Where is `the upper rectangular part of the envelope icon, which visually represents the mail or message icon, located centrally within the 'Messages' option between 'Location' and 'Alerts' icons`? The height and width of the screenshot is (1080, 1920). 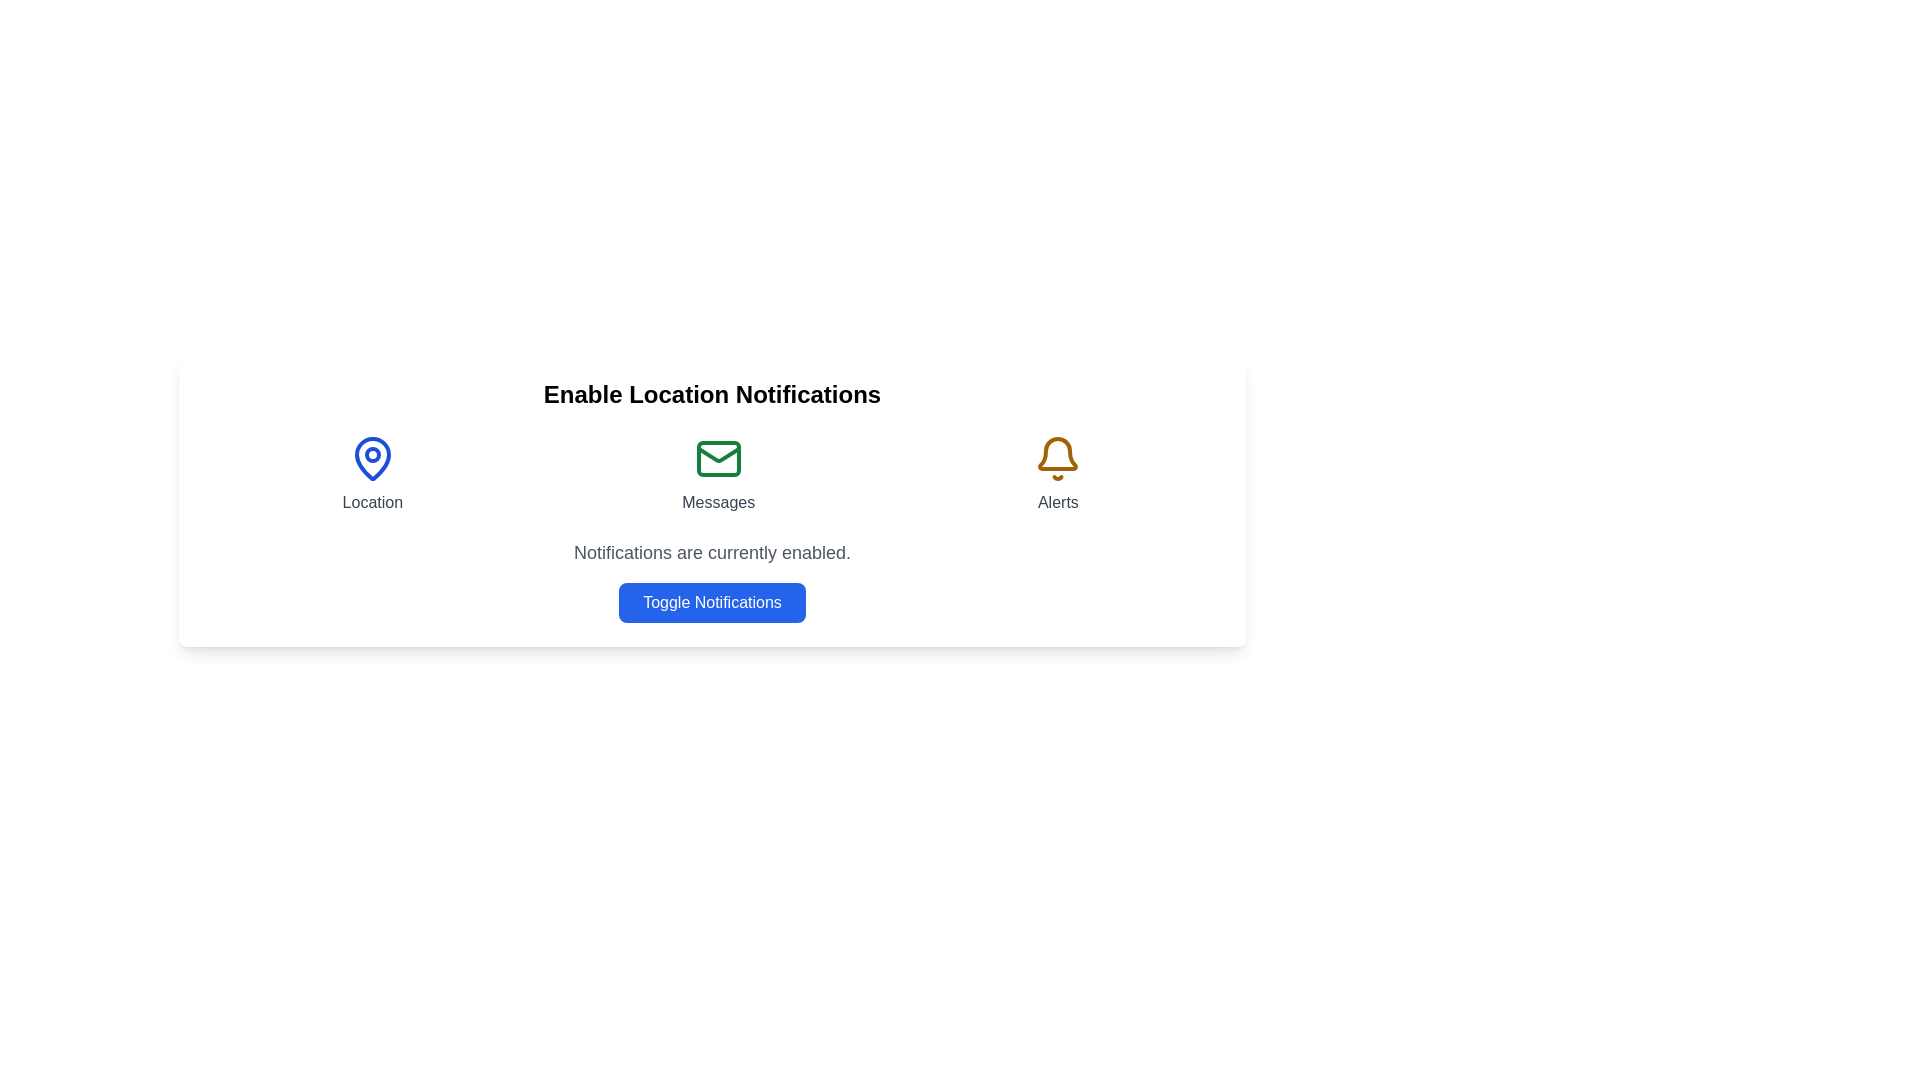
the upper rectangular part of the envelope icon, which visually represents the mail or message icon, located centrally within the 'Messages' option between 'Location' and 'Alerts' icons is located at coordinates (718, 459).